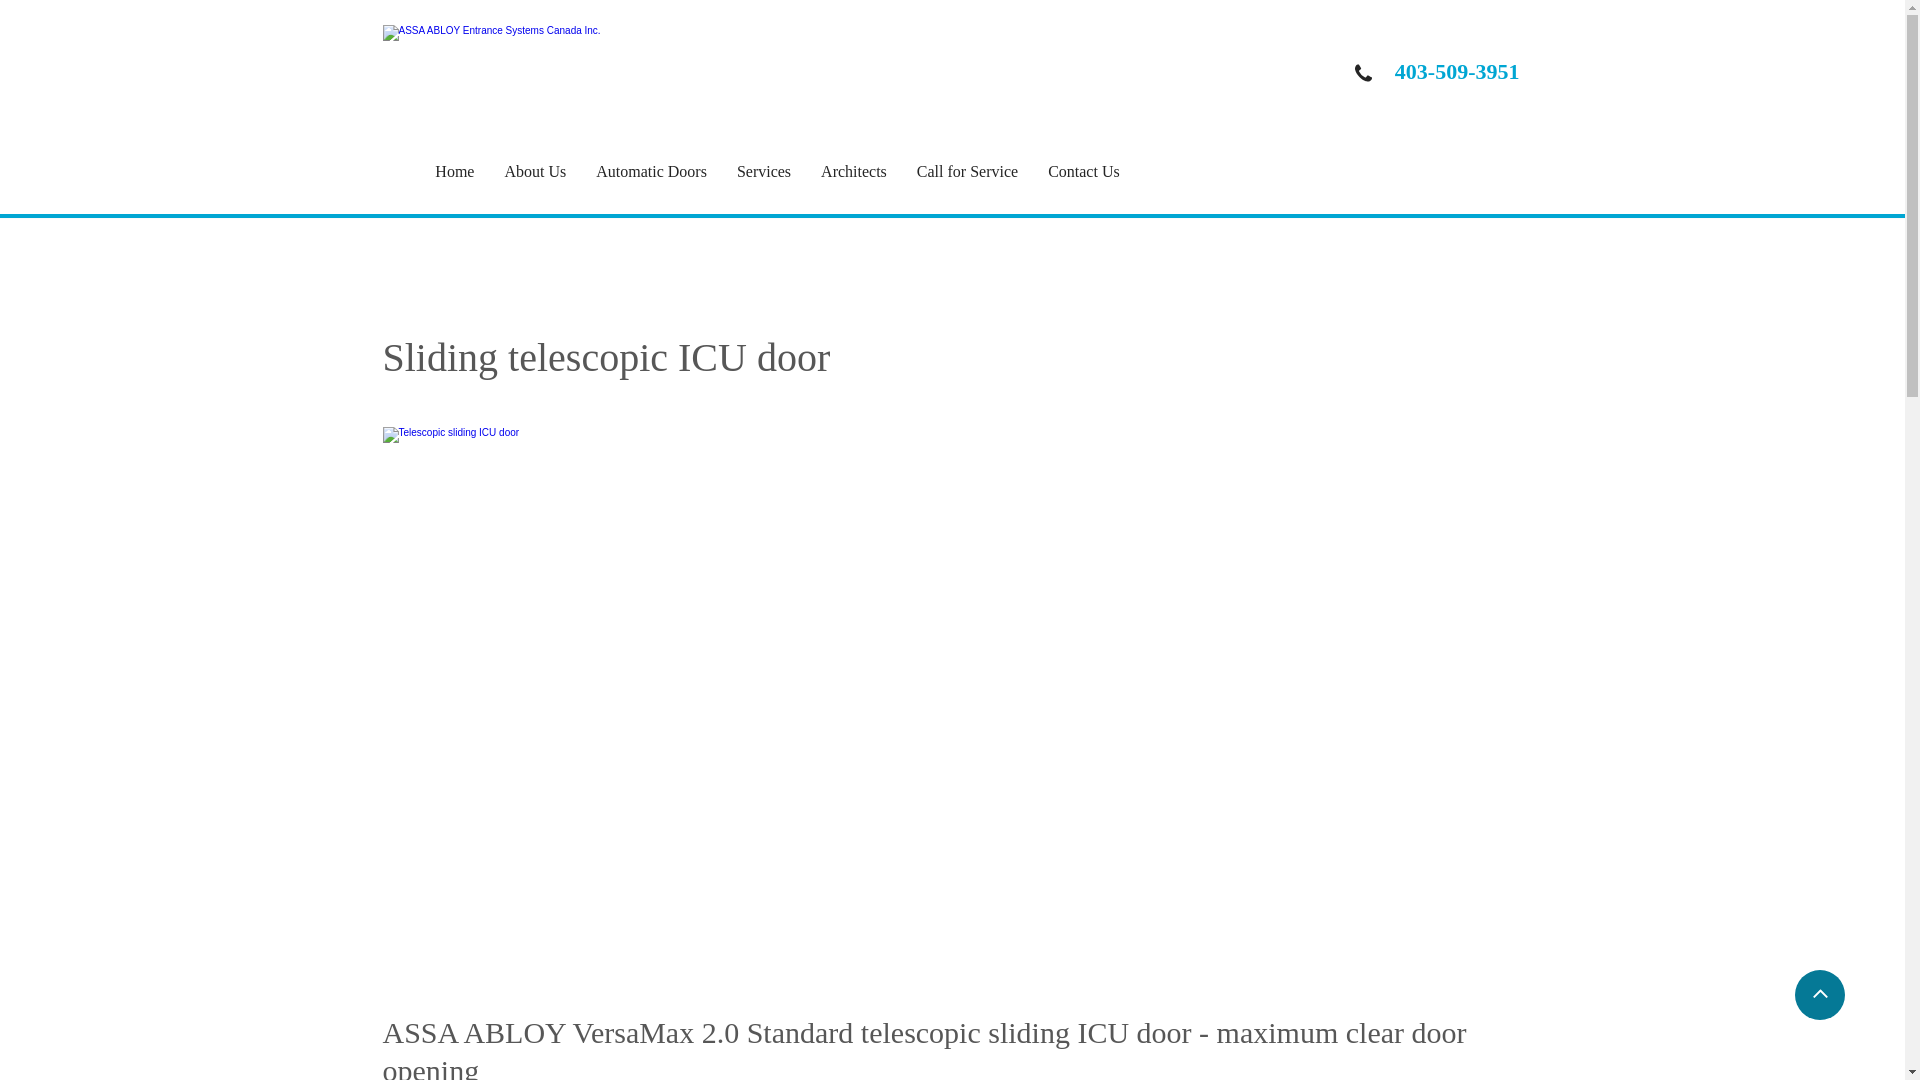 This screenshot has width=1920, height=1080. I want to click on '403-509-3951', so click(1457, 70).